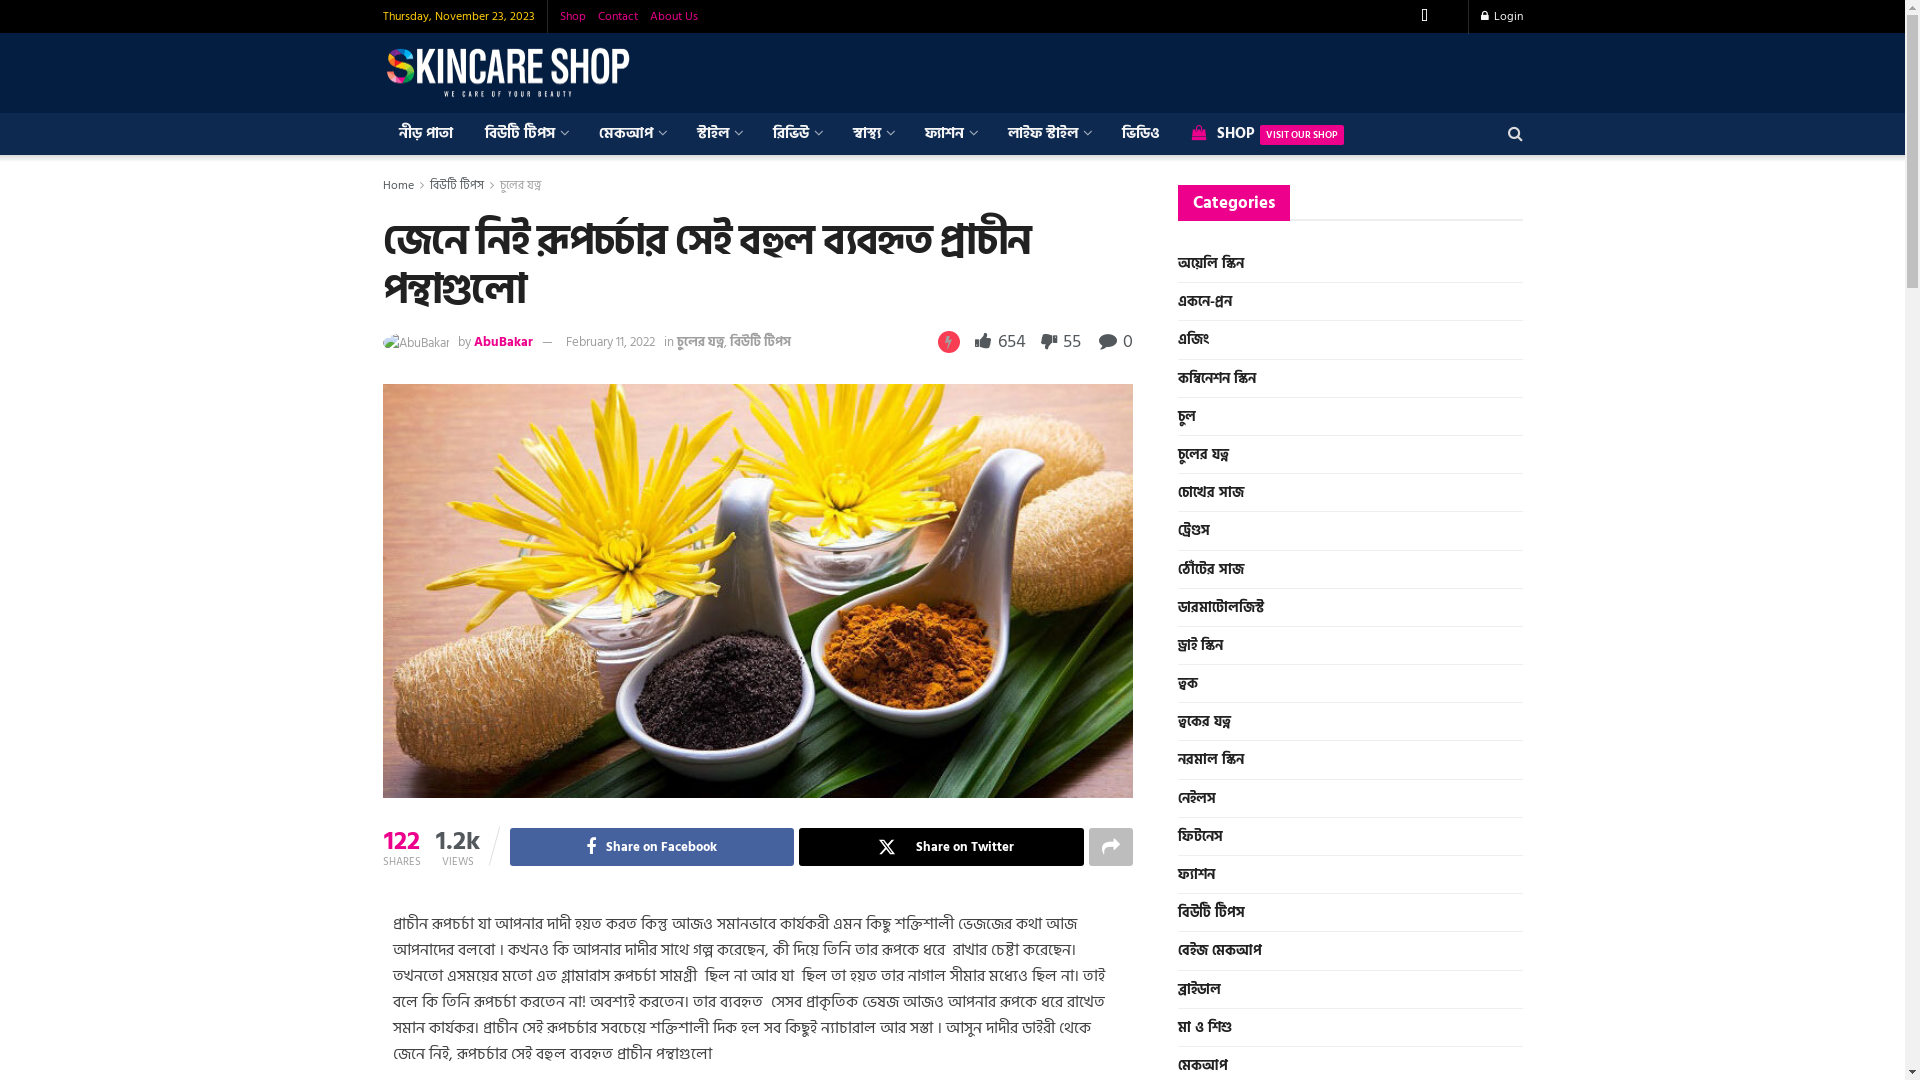 The width and height of the screenshot is (1920, 1080). I want to click on 'About Us', so click(673, 16).